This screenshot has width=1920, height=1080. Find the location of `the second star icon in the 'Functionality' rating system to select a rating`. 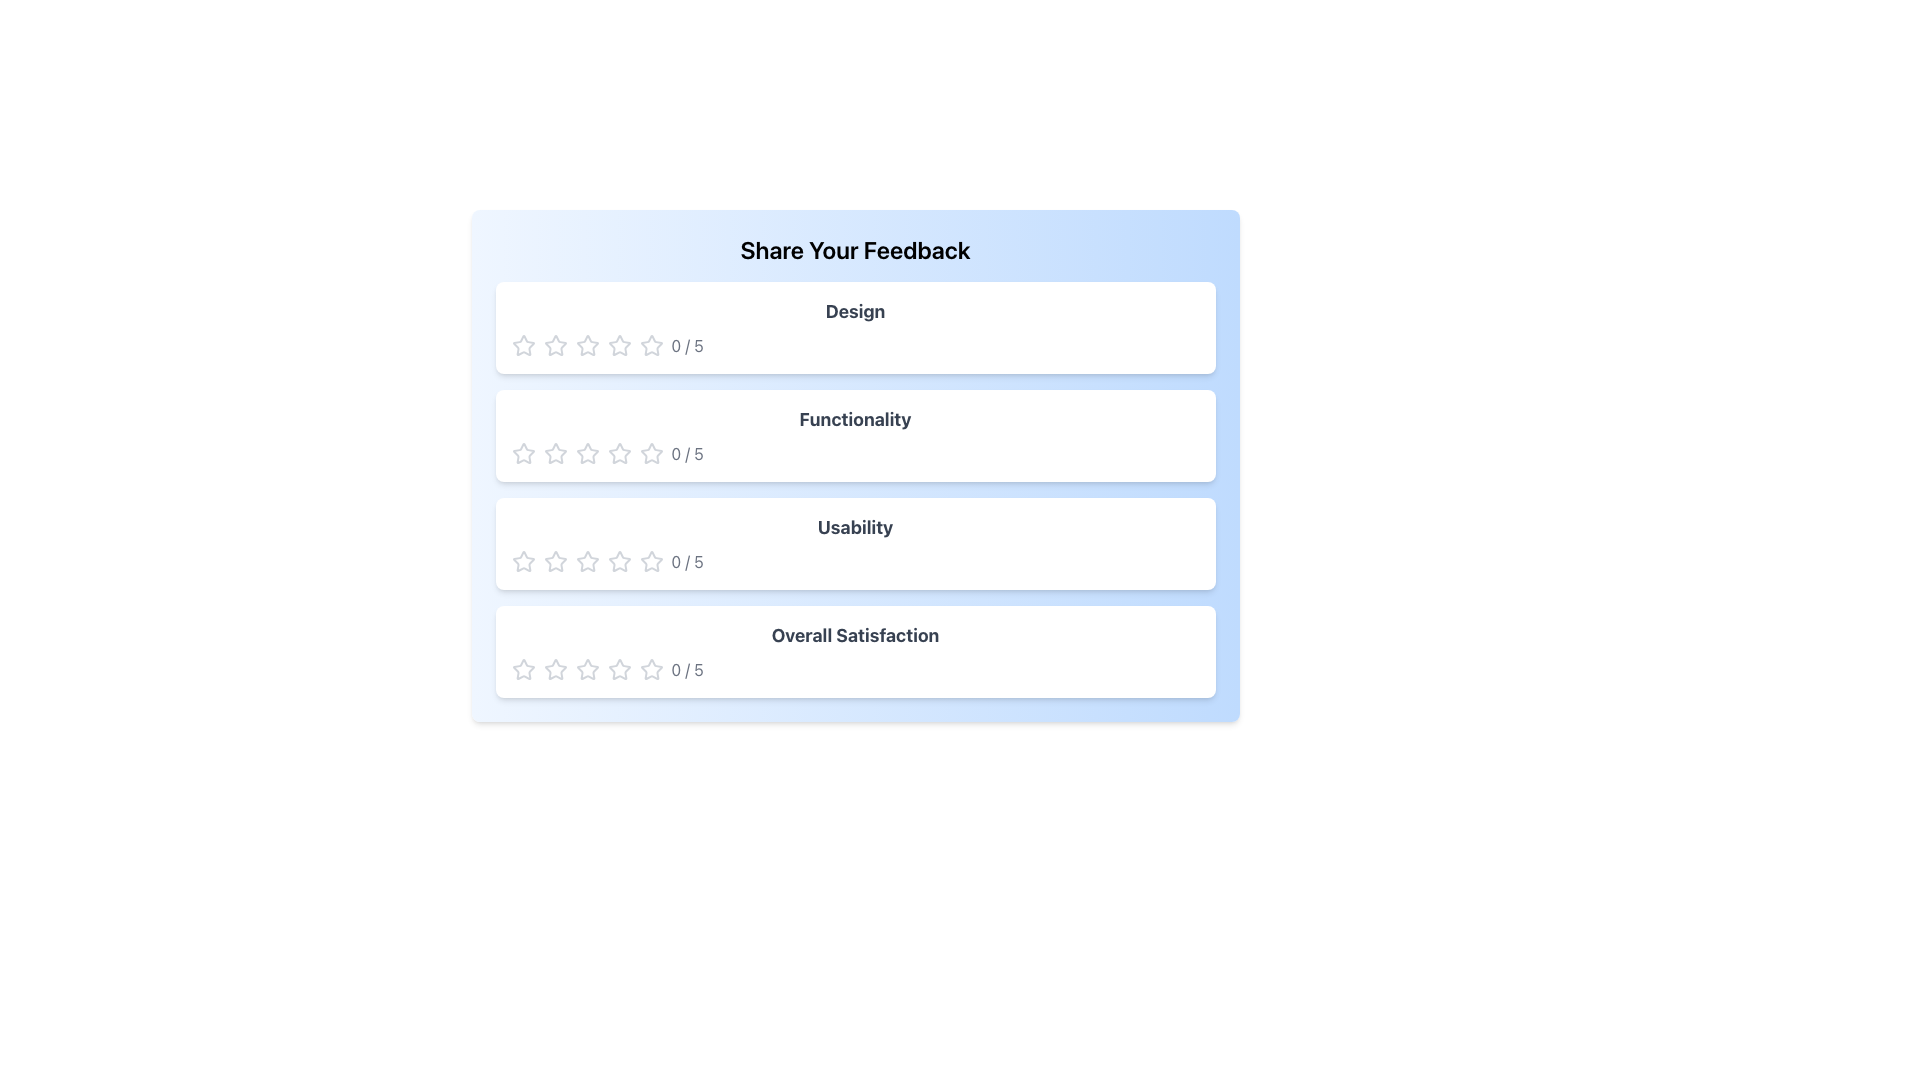

the second star icon in the 'Functionality' rating system to select a rating is located at coordinates (651, 453).